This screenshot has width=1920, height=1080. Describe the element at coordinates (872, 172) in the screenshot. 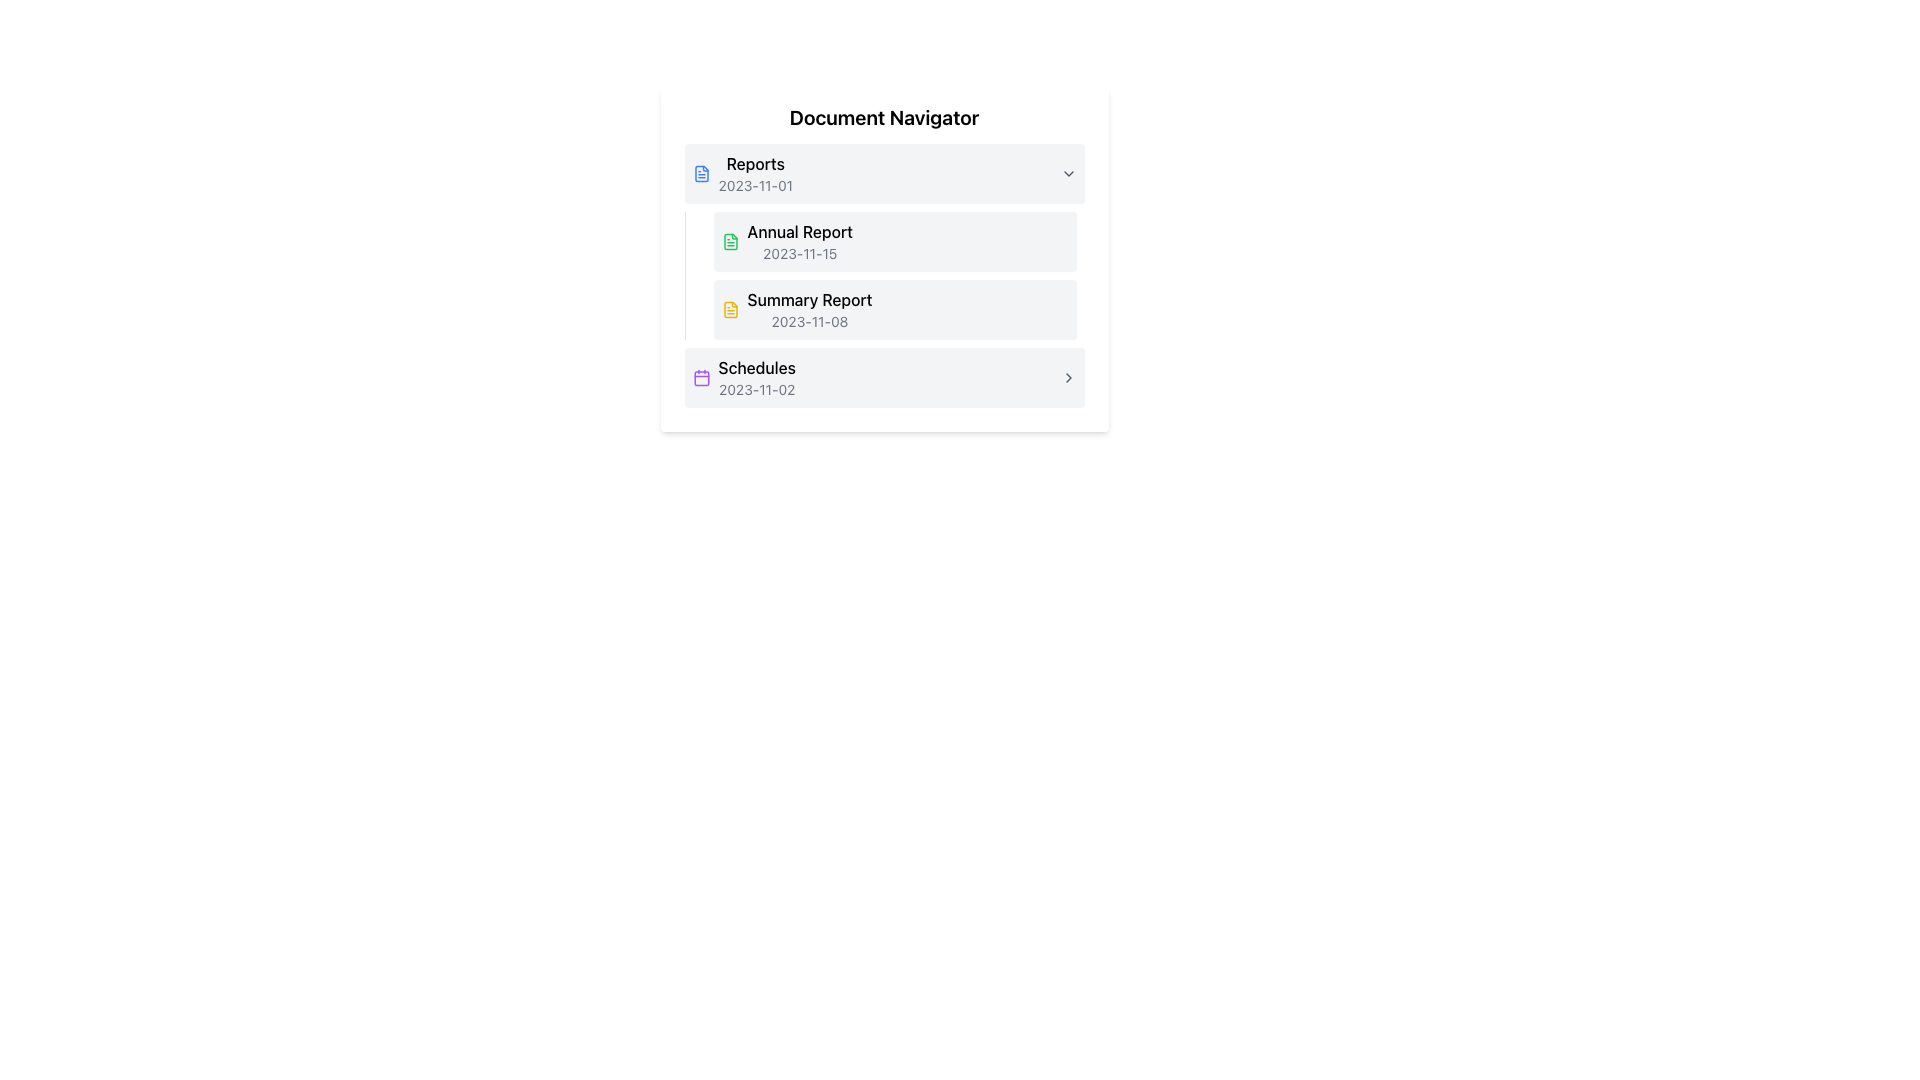

I see `the List Item displaying 'Reports' followed by '2023-11-01'` at that location.